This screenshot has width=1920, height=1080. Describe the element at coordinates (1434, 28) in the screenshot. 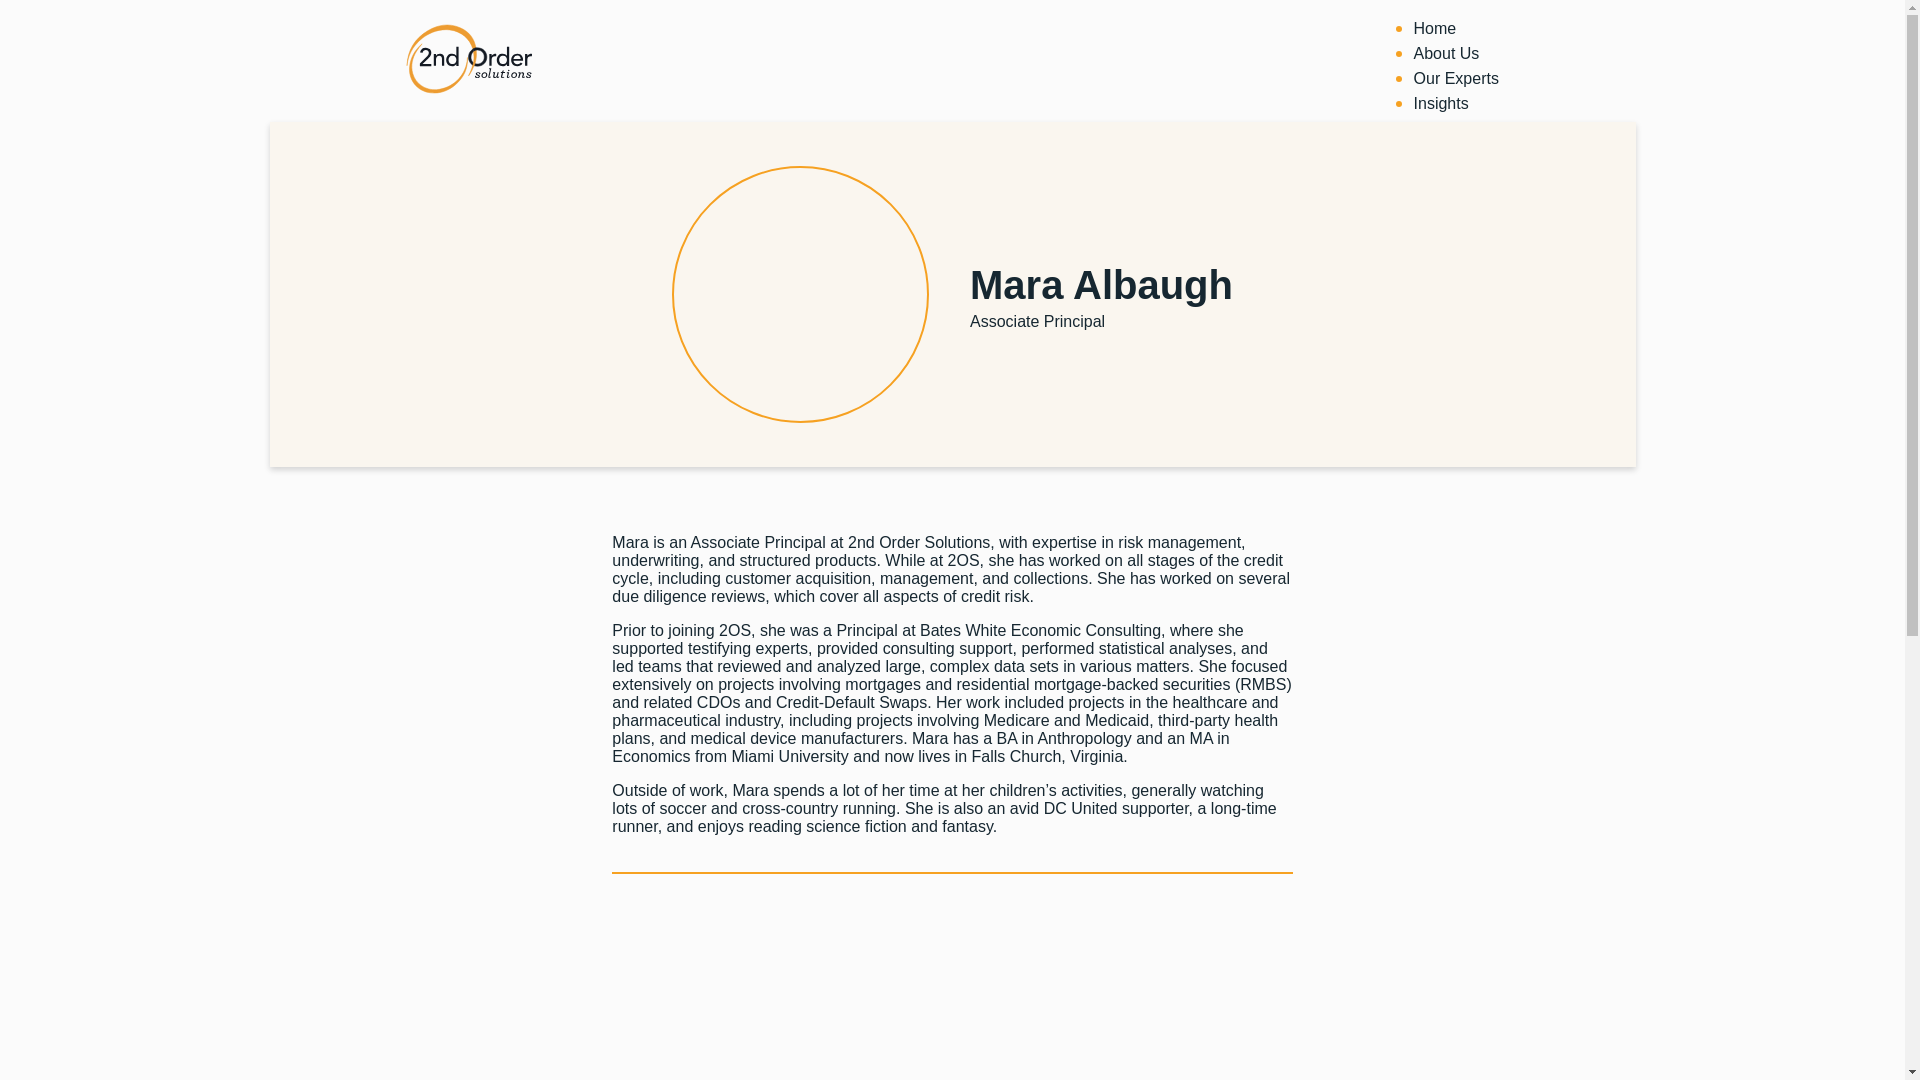

I see `'Home'` at that location.